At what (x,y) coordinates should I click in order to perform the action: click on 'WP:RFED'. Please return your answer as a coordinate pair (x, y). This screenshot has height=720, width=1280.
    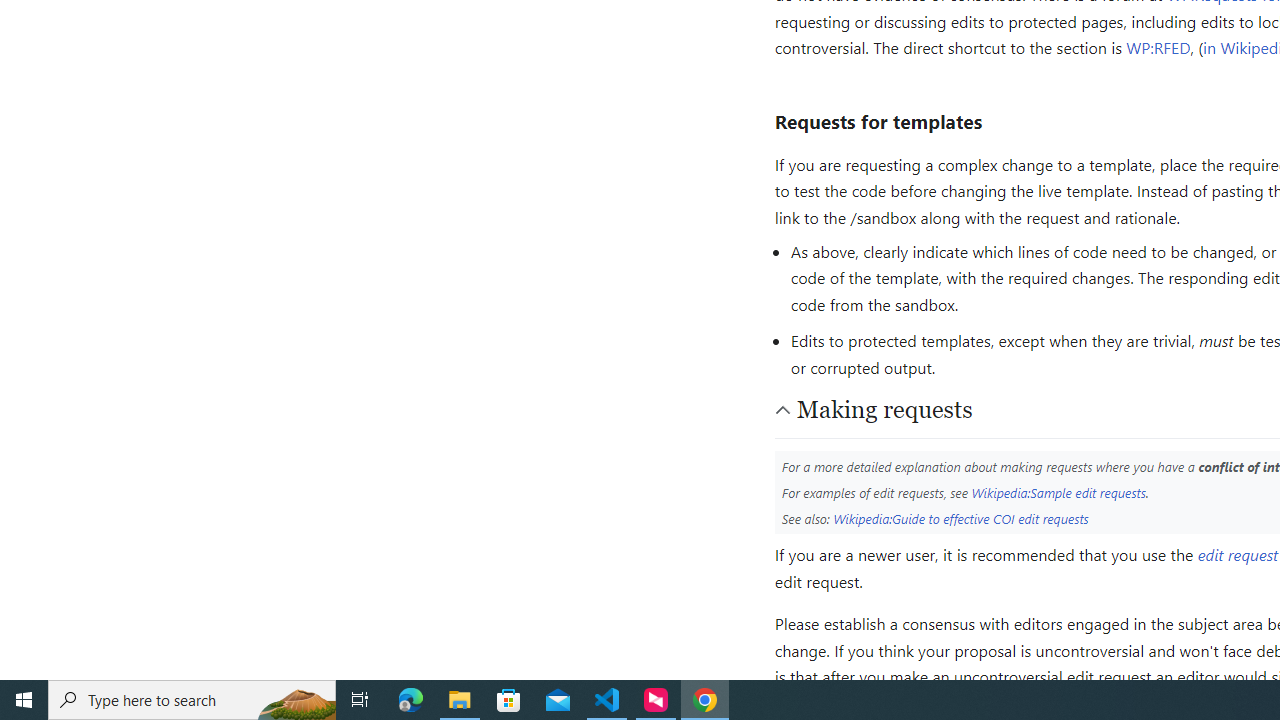
    Looking at the image, I should click on (1158, 46).